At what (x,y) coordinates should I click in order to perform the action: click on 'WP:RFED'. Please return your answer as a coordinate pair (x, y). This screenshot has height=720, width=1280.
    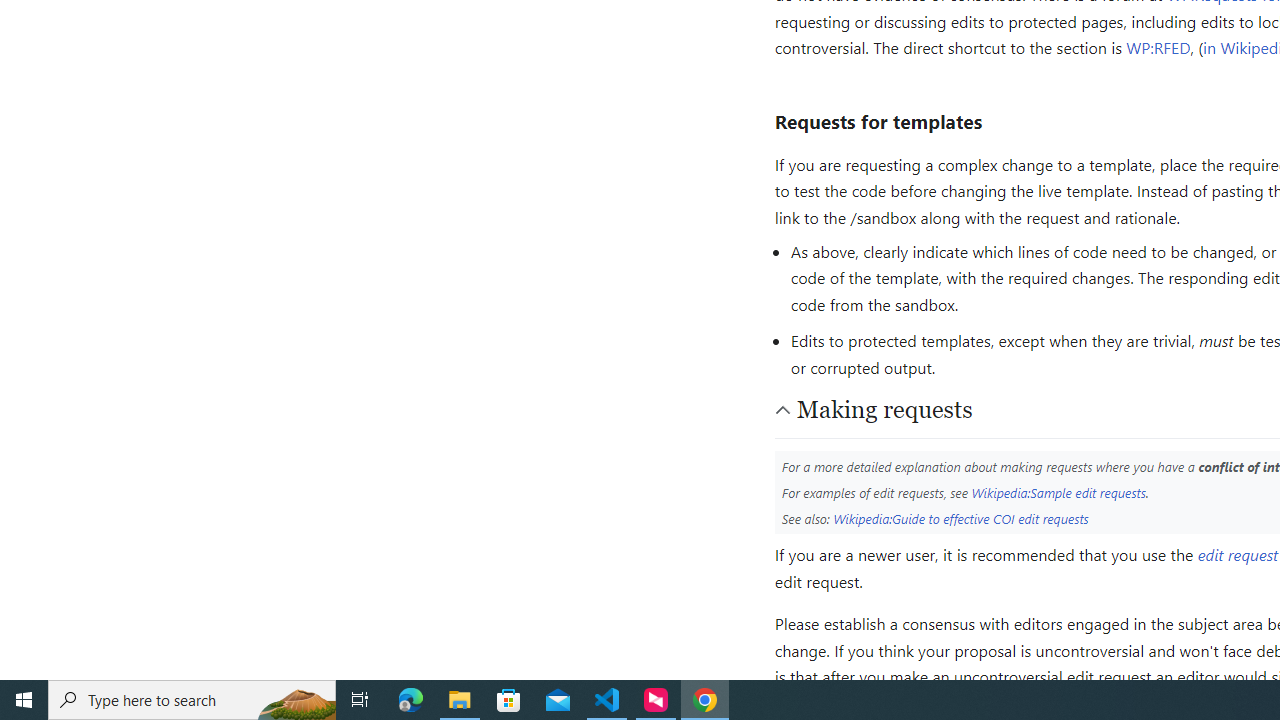
    Looking at the image, I should click on (1158, 46).